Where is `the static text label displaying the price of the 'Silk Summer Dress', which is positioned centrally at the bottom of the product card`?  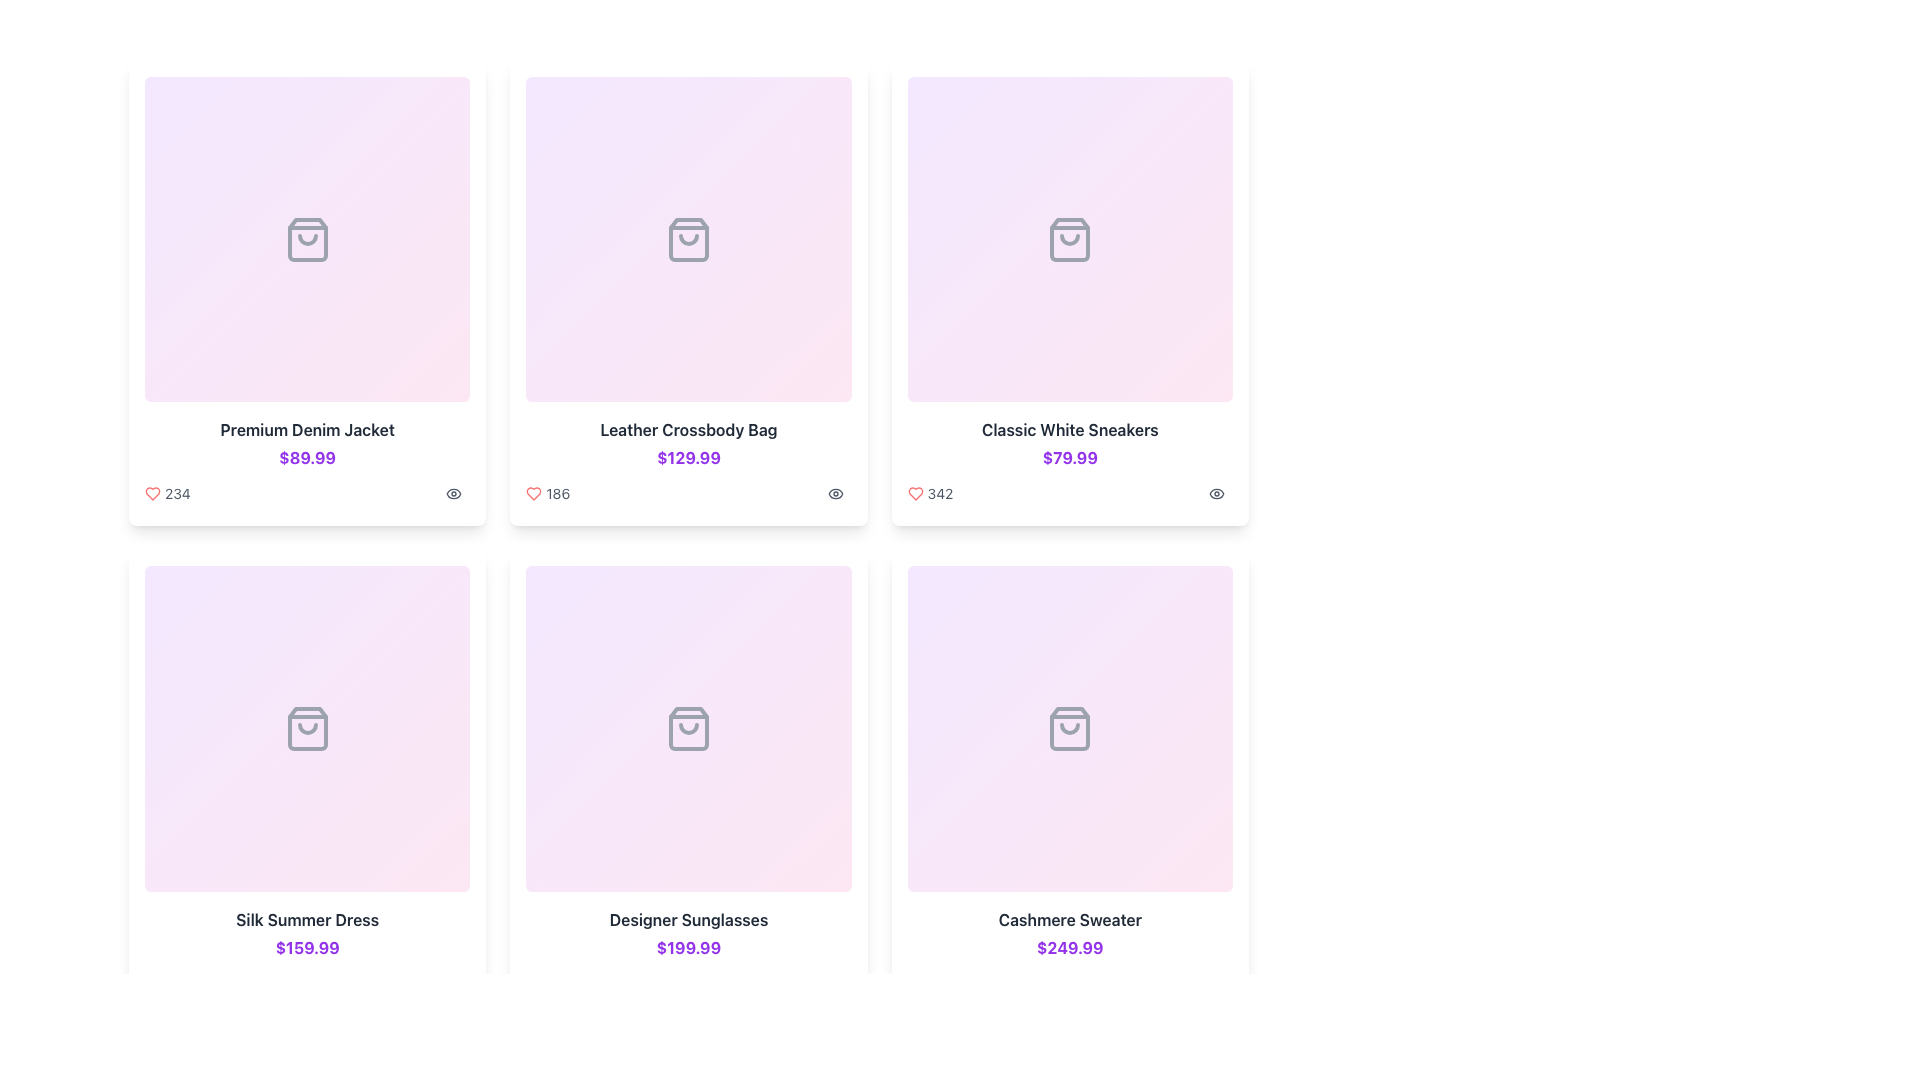 the static text label displaying the price of the 'Silk Summer Dress', which is positioned centrally at the bottom of the product card is located at coordinates (306, 946).